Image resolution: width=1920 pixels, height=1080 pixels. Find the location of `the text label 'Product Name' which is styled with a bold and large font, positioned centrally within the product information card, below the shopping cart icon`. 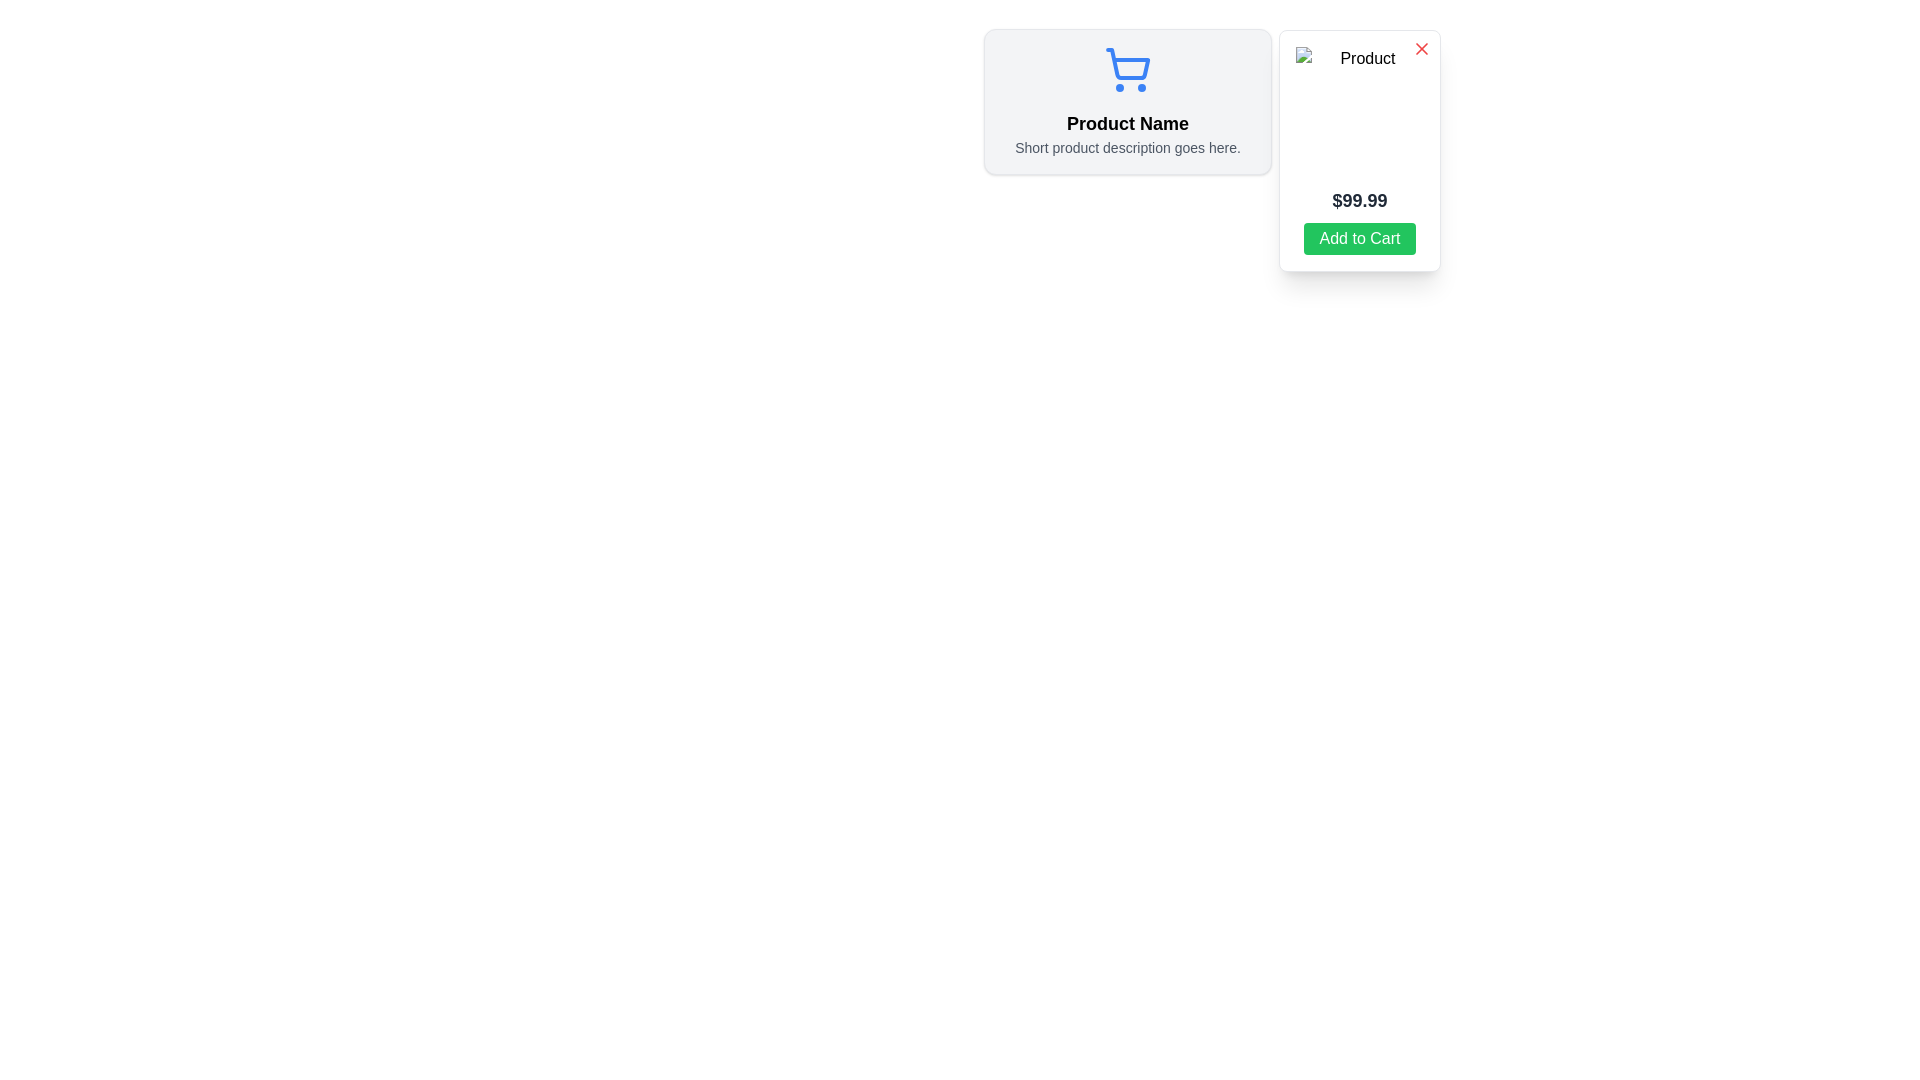

the text label 'Product Name' which is styled with a bold and large font, positioned centrally within the product information card, below the shopping cart icon is located at coordinates (1128, 123).